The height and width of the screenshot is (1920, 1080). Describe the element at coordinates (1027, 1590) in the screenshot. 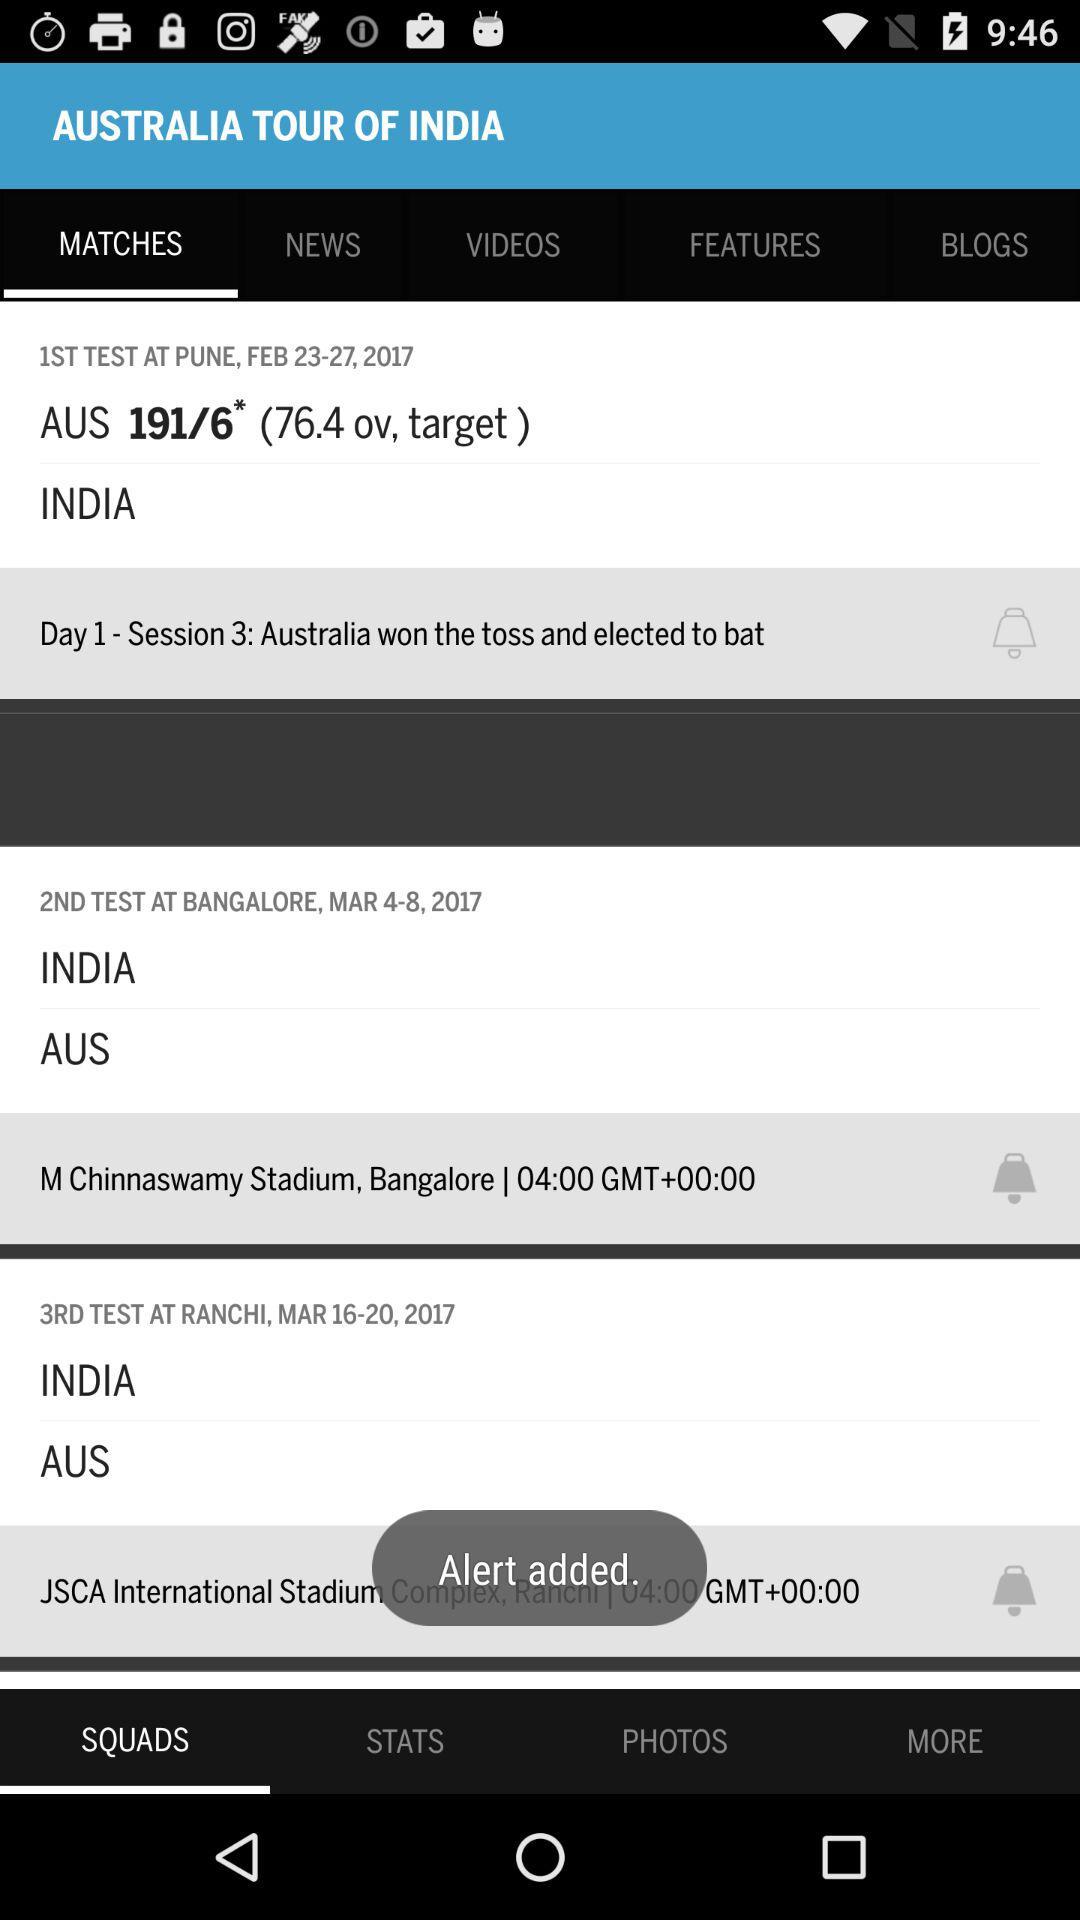

I see `click for notification` at that location.